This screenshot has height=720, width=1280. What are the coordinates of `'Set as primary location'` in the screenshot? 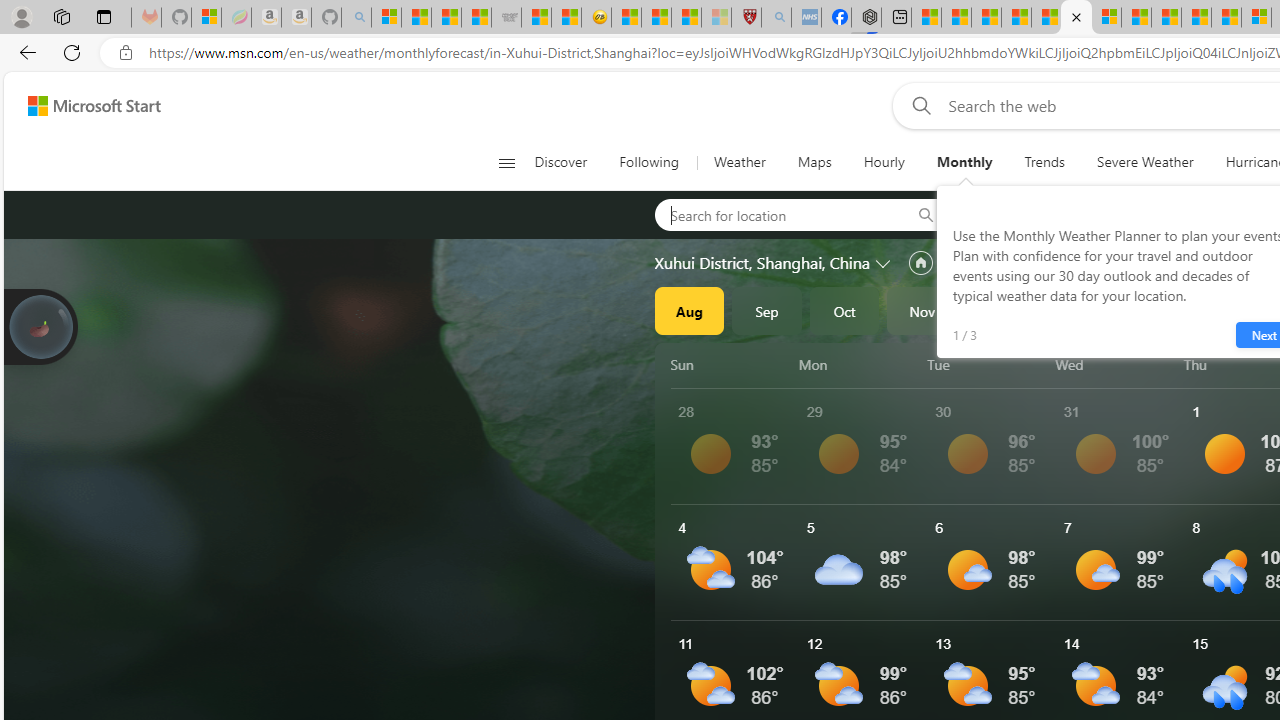 It's located at (919, 262).